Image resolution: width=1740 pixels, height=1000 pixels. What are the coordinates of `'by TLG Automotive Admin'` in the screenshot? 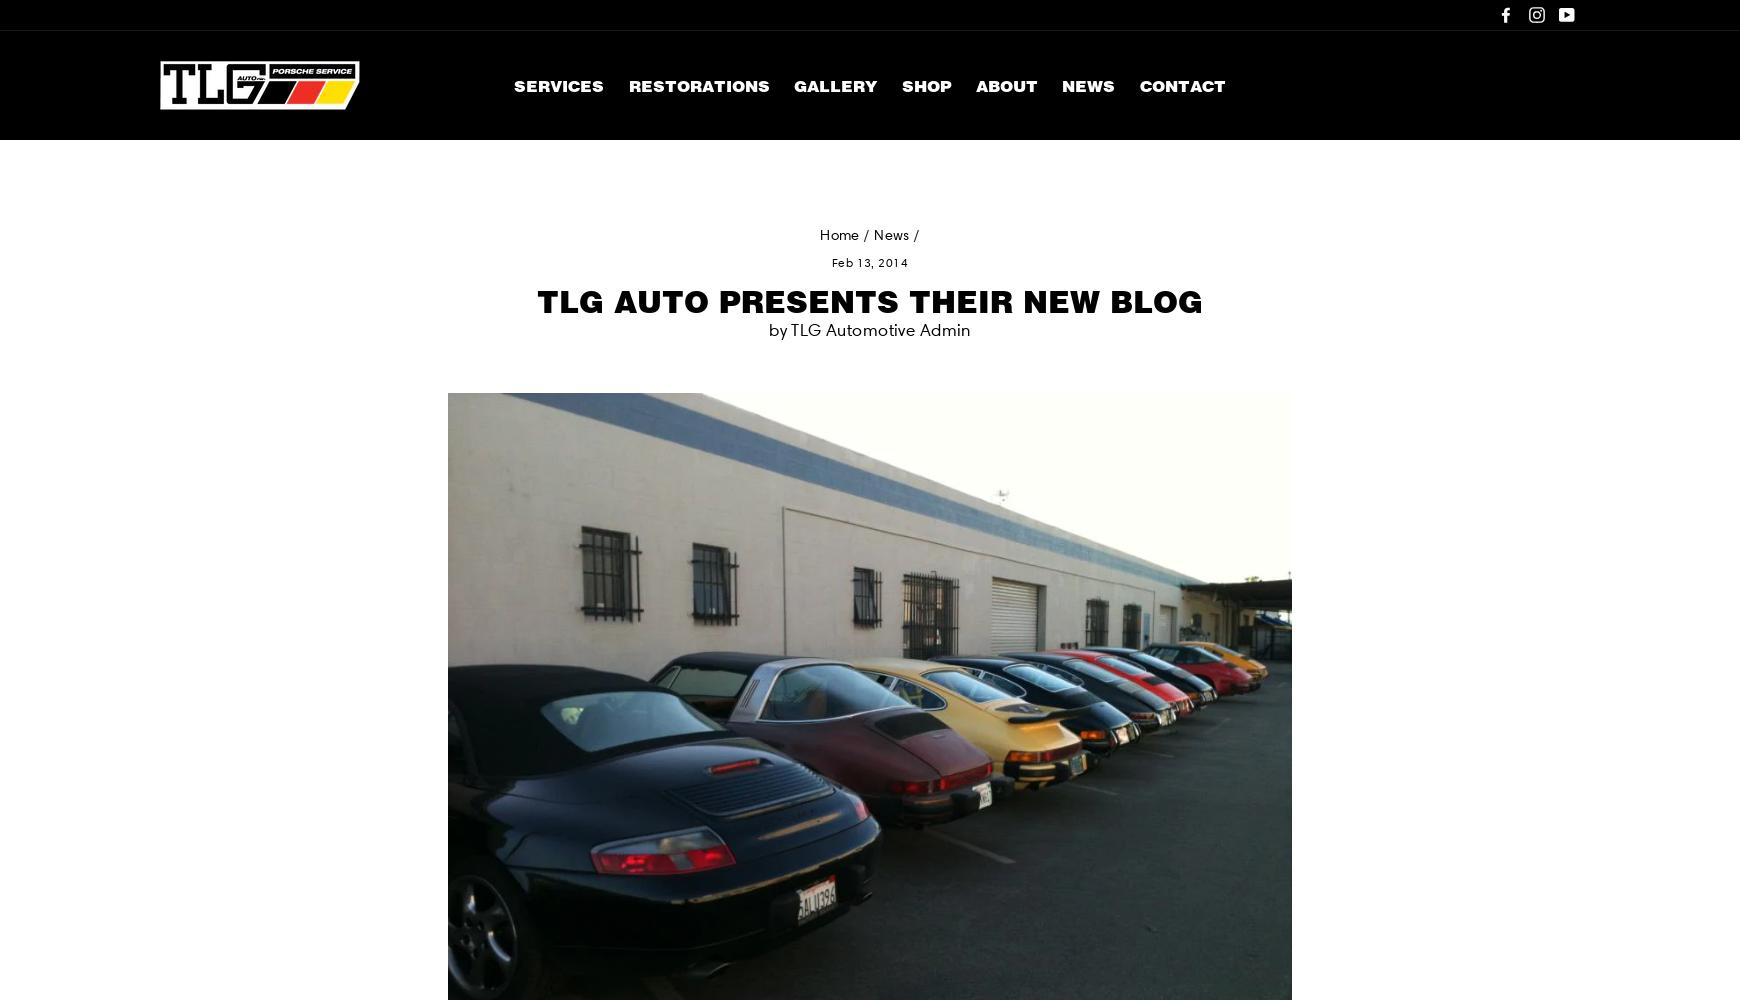 It's located at (769, 329).